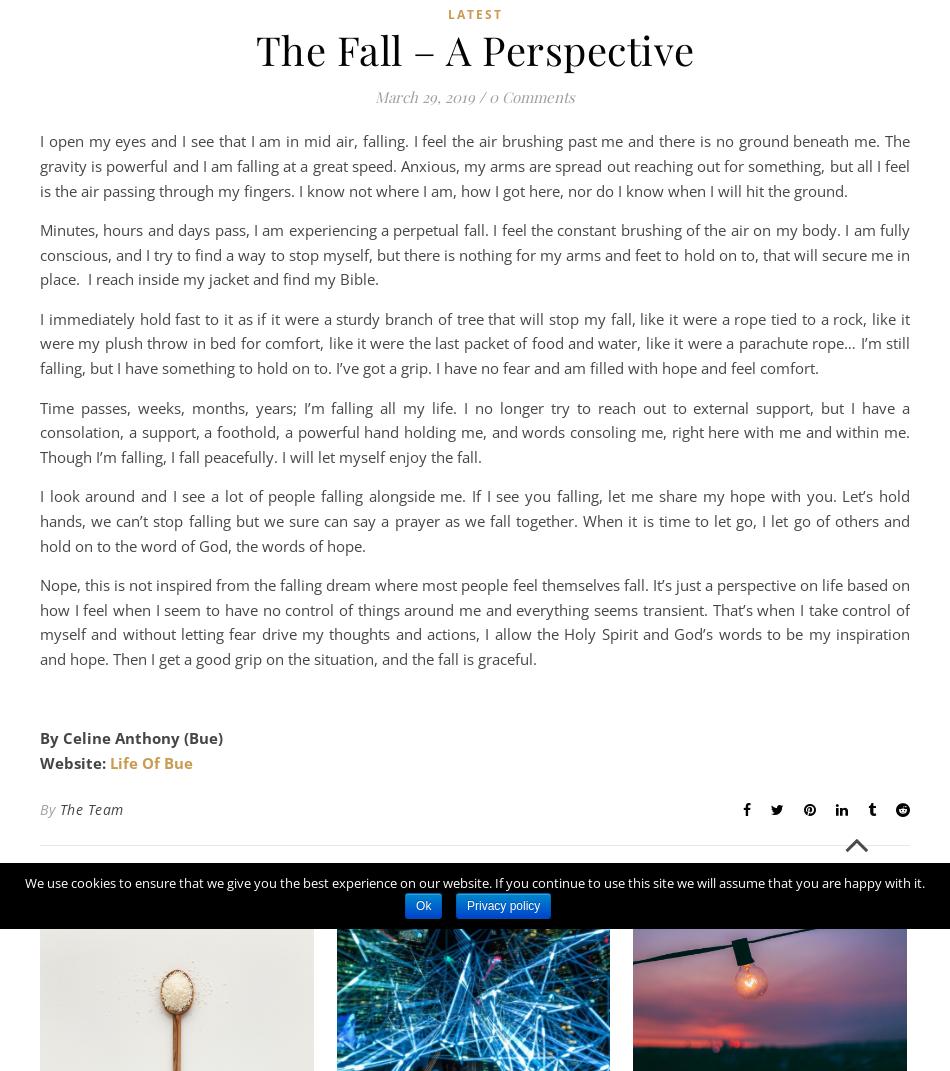  Describe the element at coordinates (151, 762) in the screenshot. I see `'Life Of Bue'` at that location.